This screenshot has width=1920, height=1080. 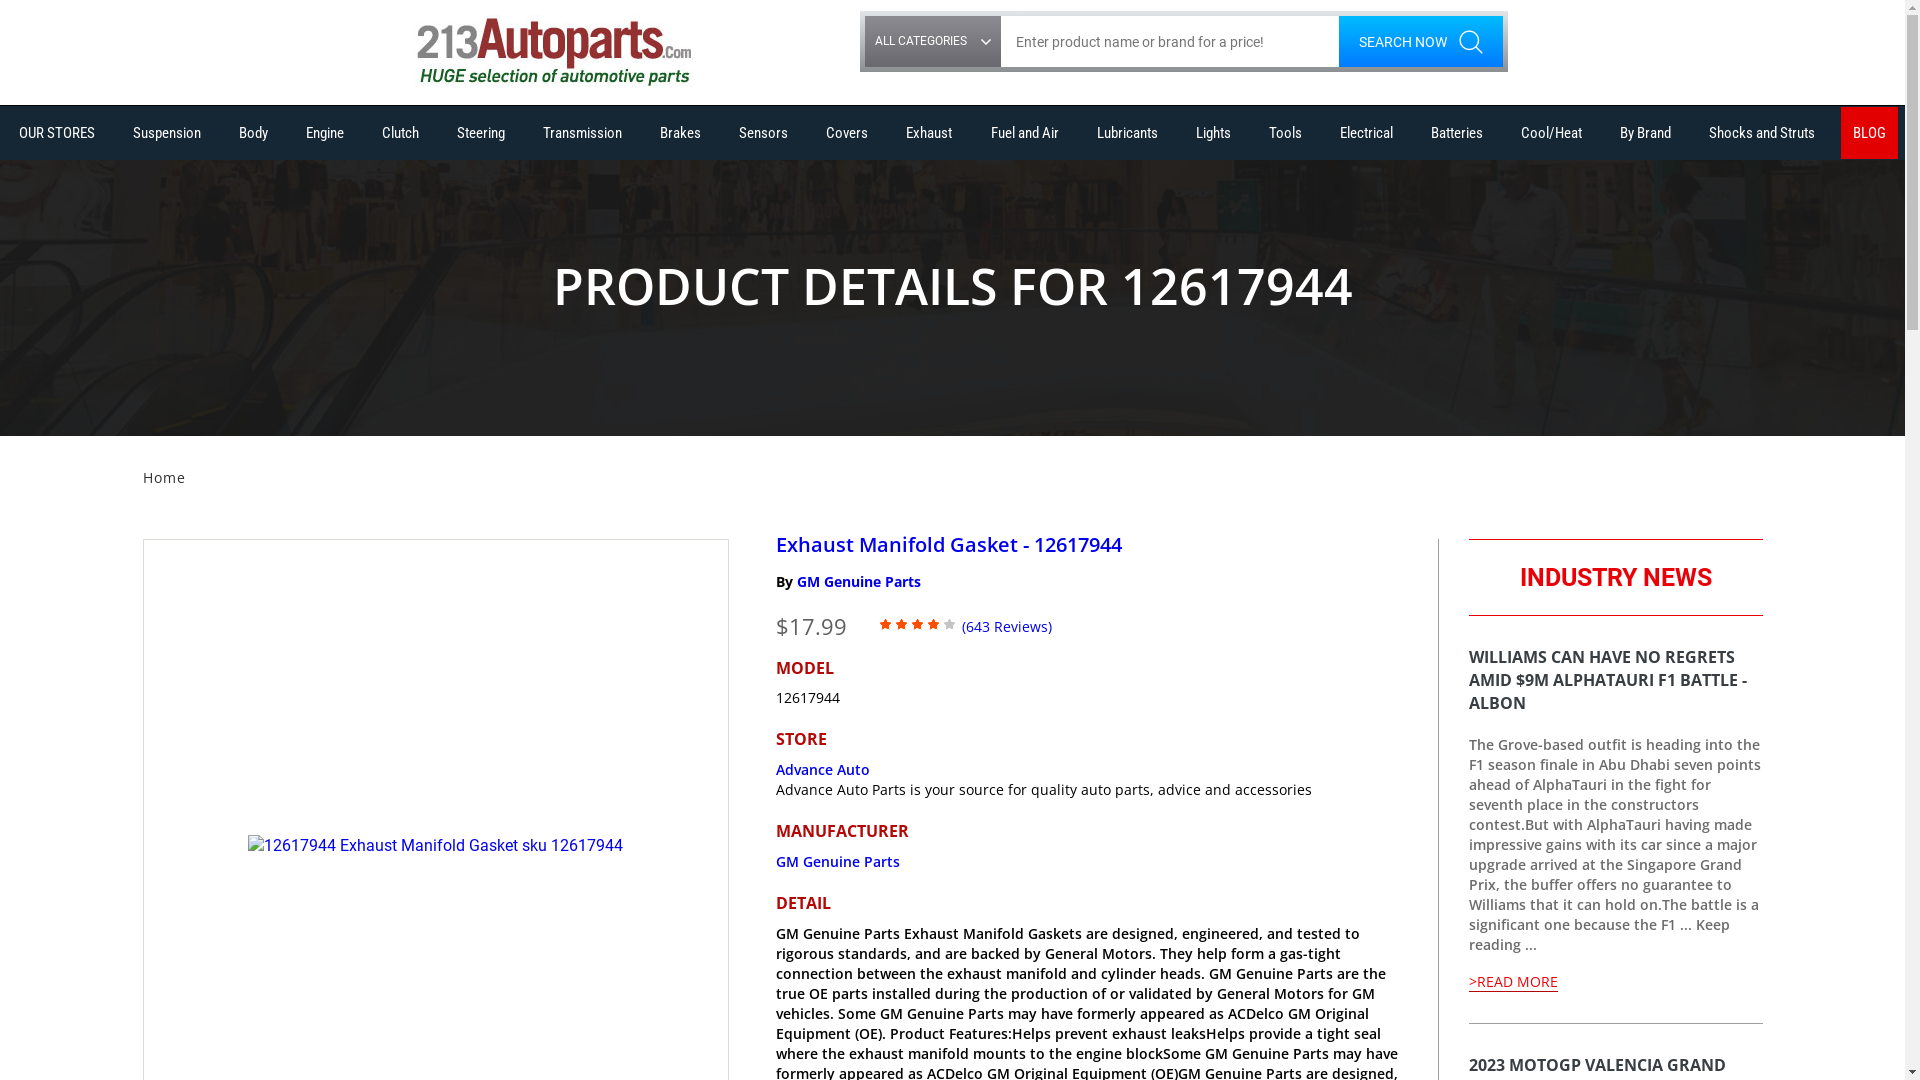 What do you see at coordinates (252, 132) in the screenshot?
I see `'Body'` at bounding box center [252, 132].